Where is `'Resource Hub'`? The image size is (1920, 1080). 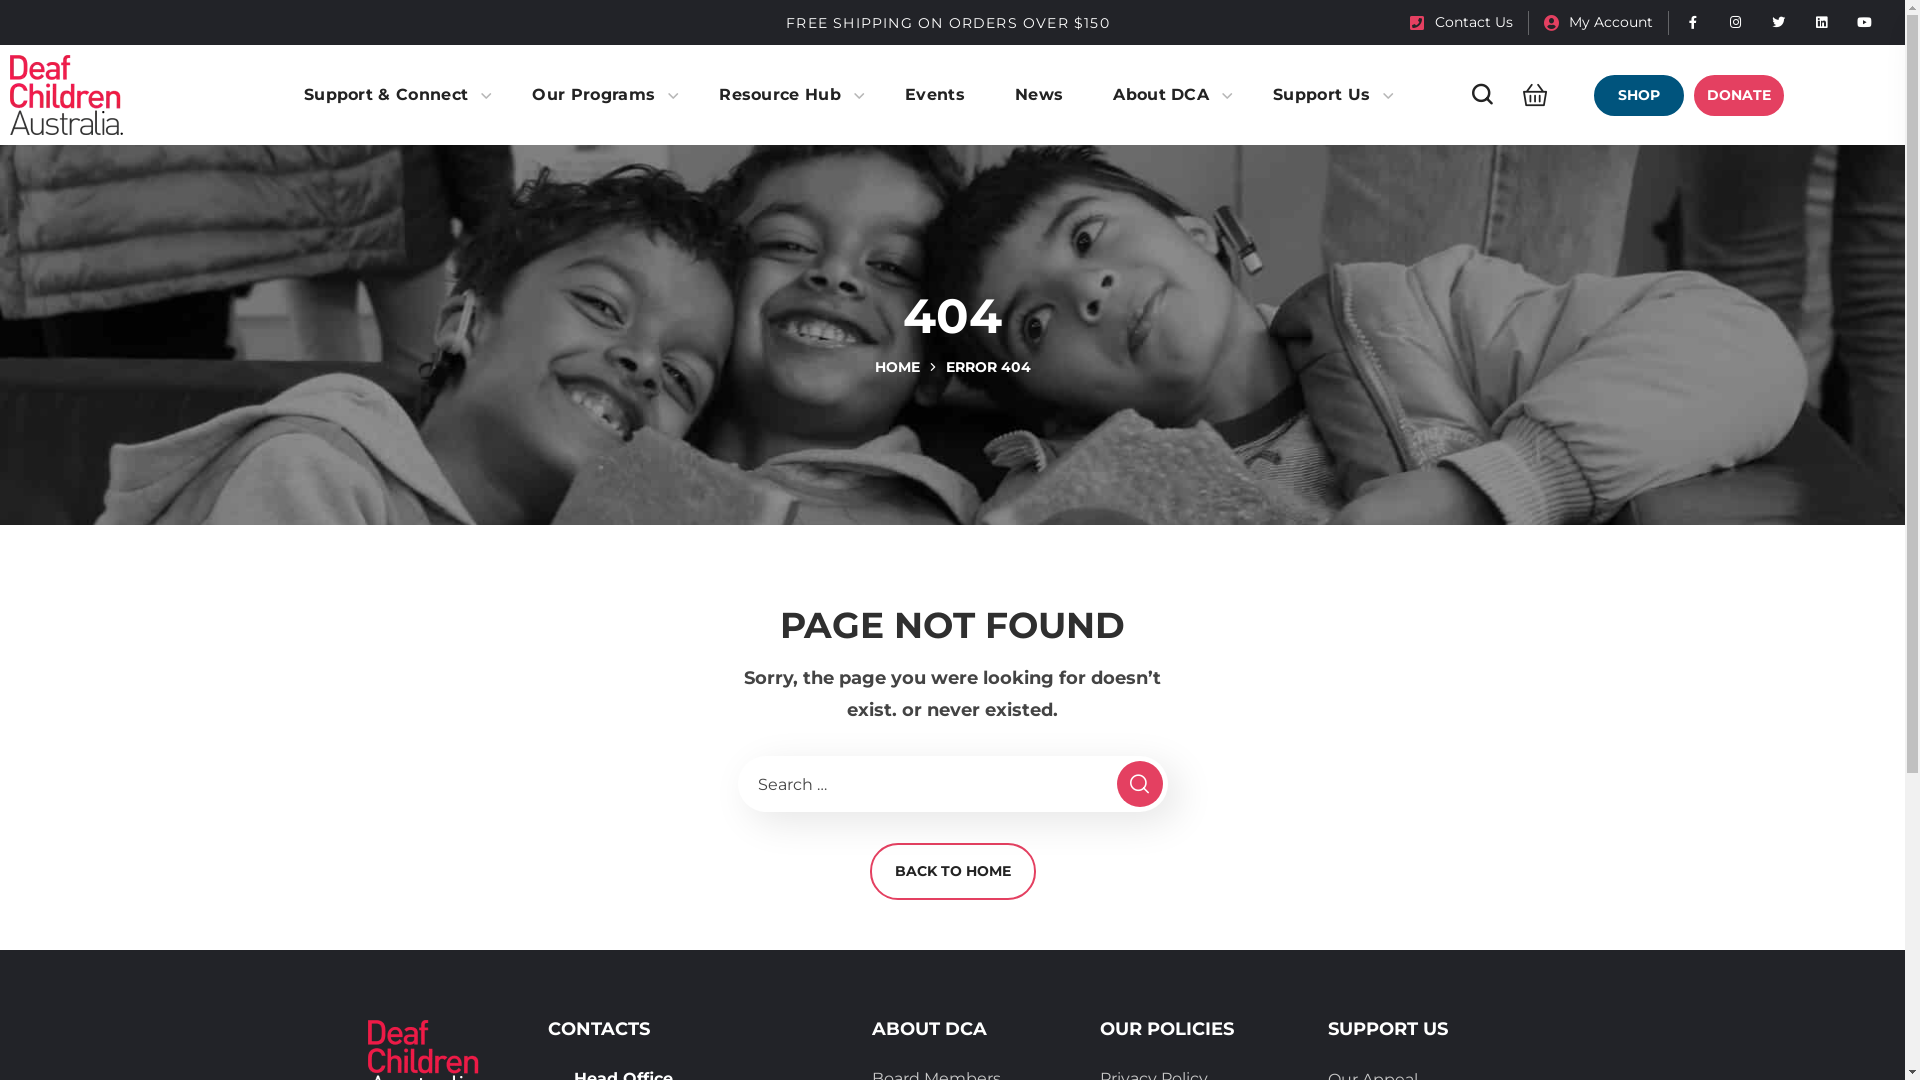
'Resource Hub' is located at coordinates (694, 95).